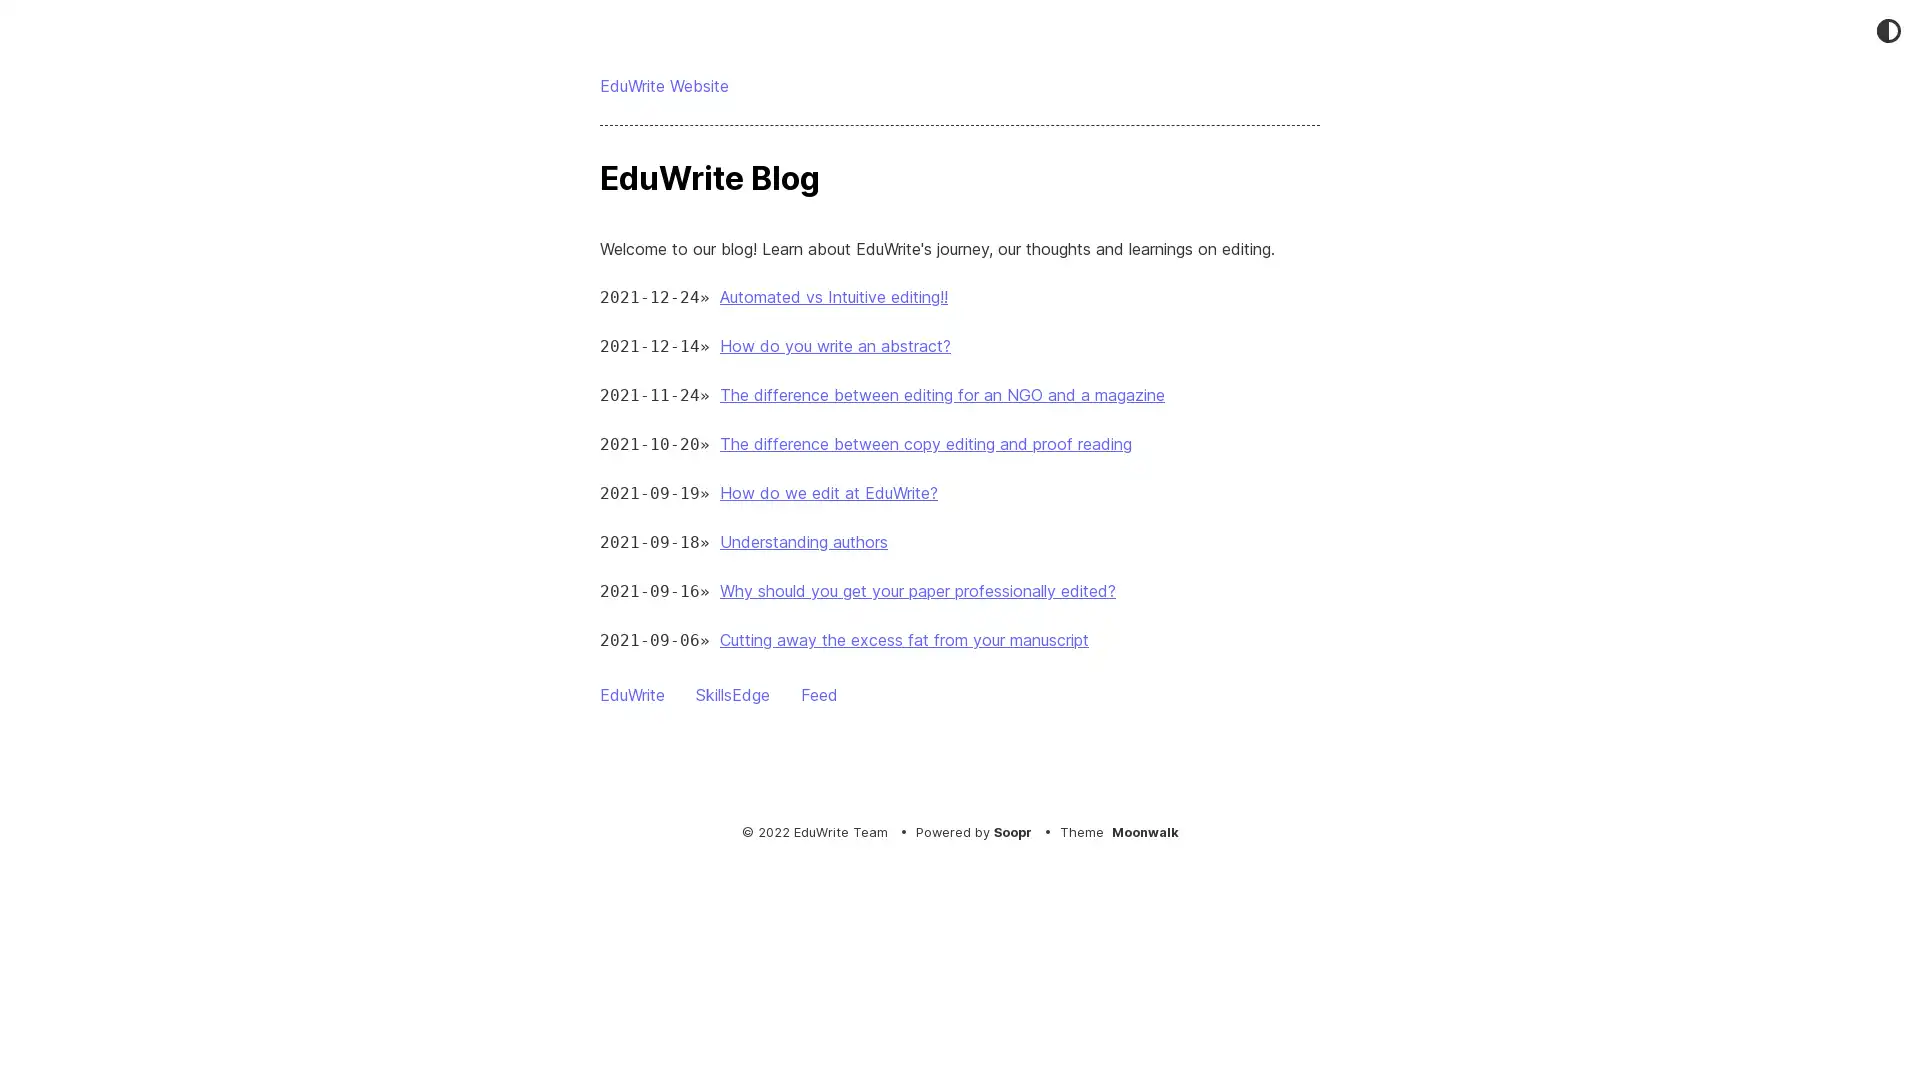 This screenshot has height=1080, width=1920. I want to click on Toggle Theme, so click(1886, 32).